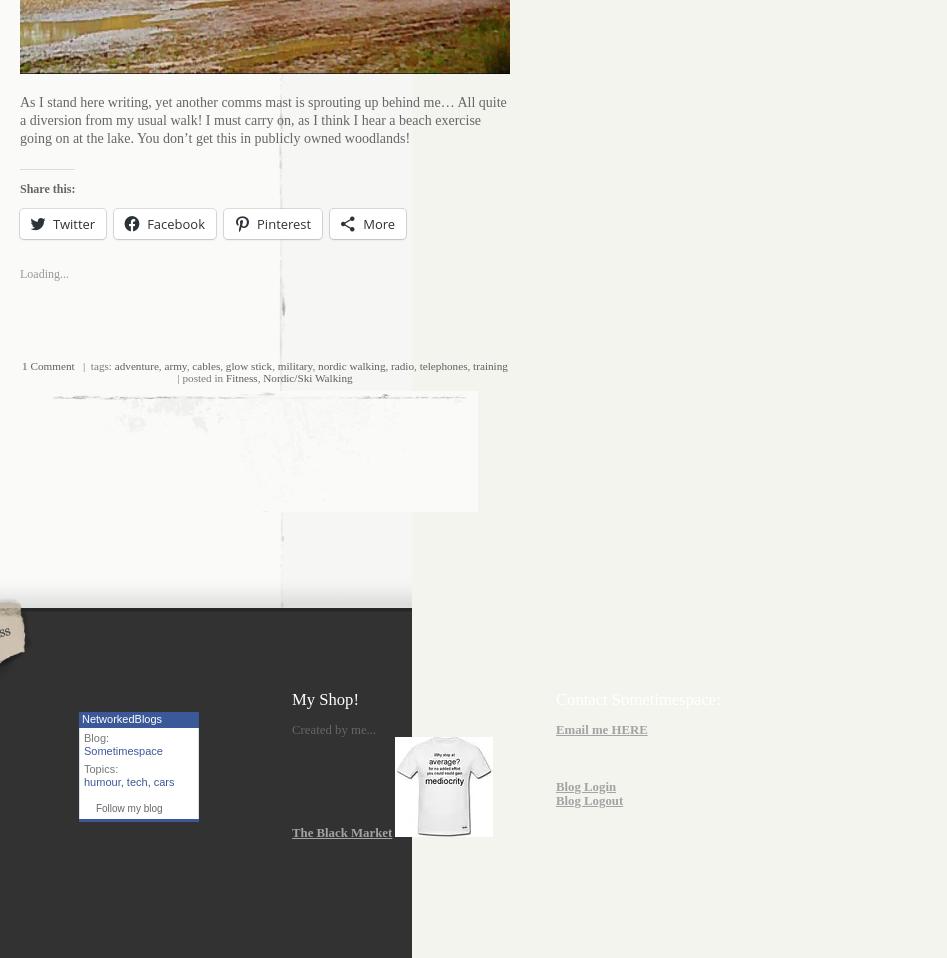 The image size is (947, 958). What do you see at coordinates (162, 780) in the screenshot?
I see `'cars'` at bounding box center [162, 780].